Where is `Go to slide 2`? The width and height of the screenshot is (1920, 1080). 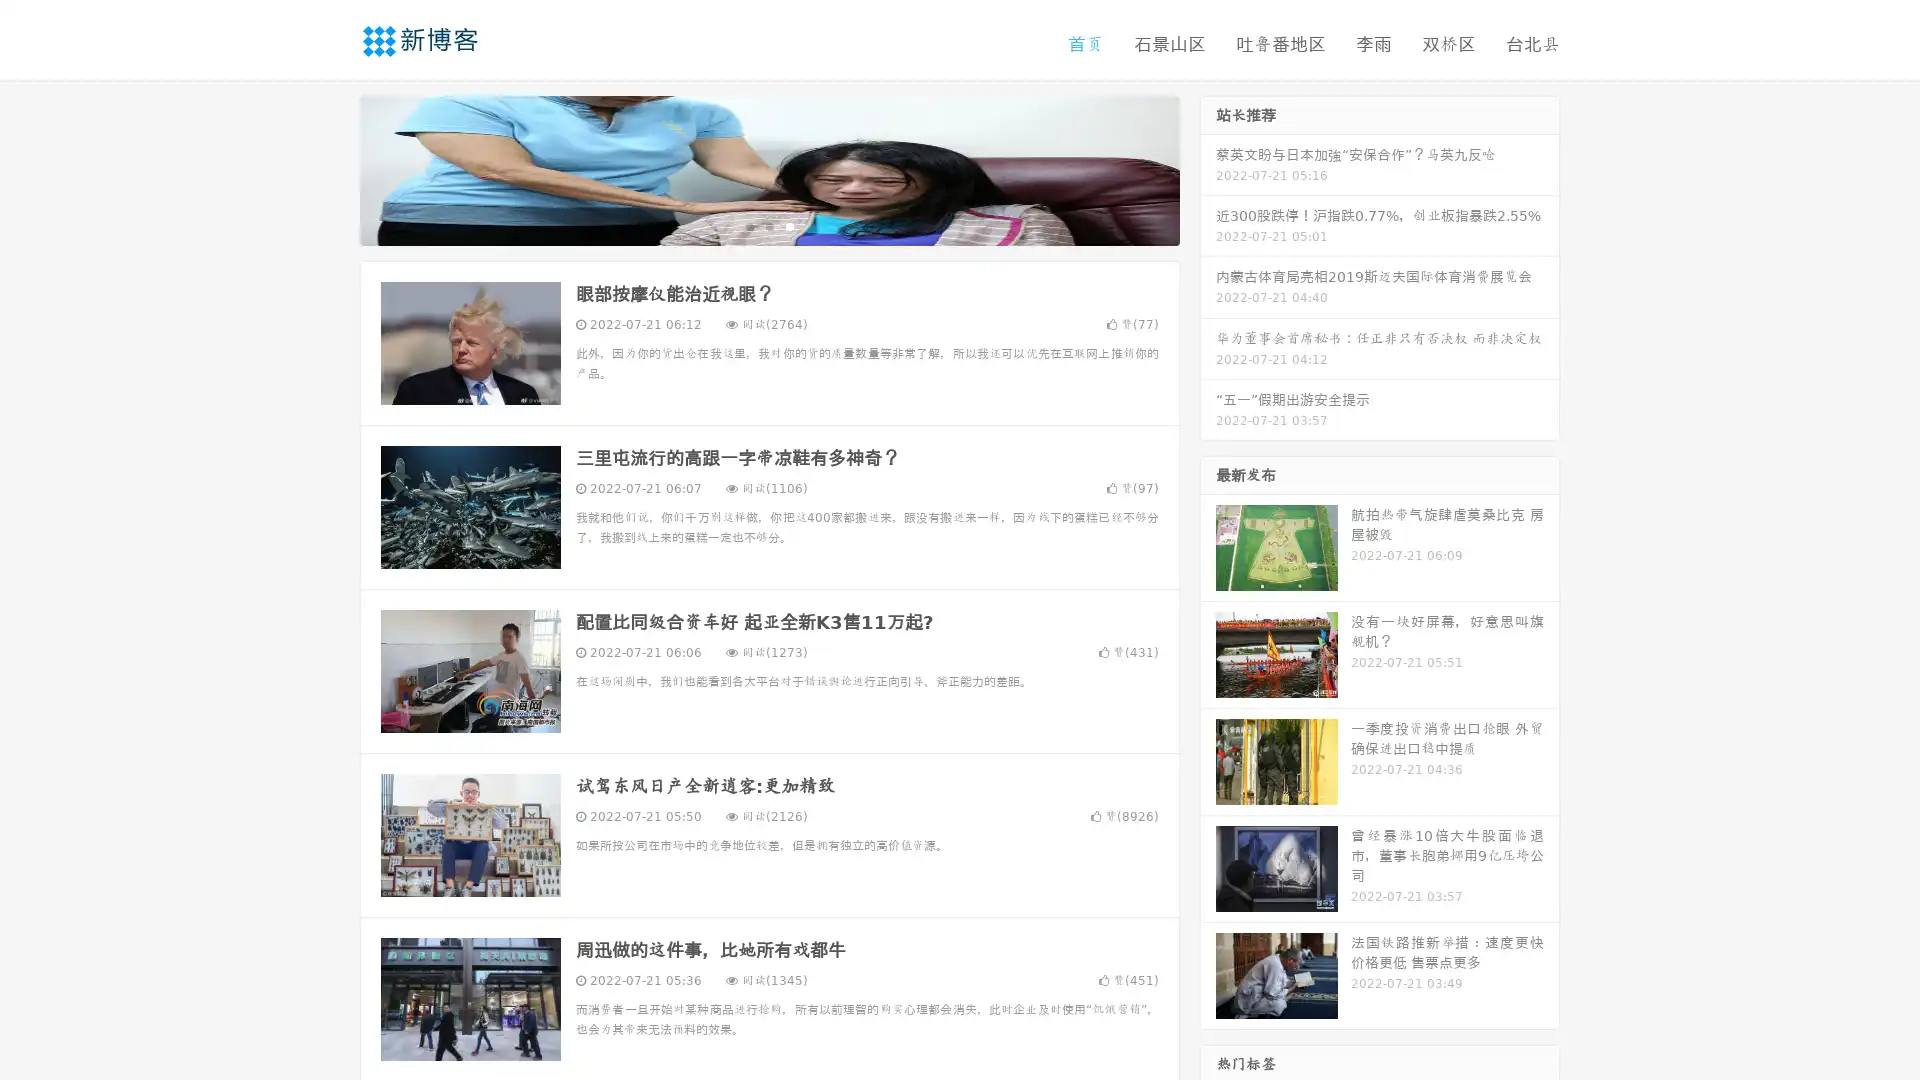 Go to slide 2 is located at coordinates (768, 225).